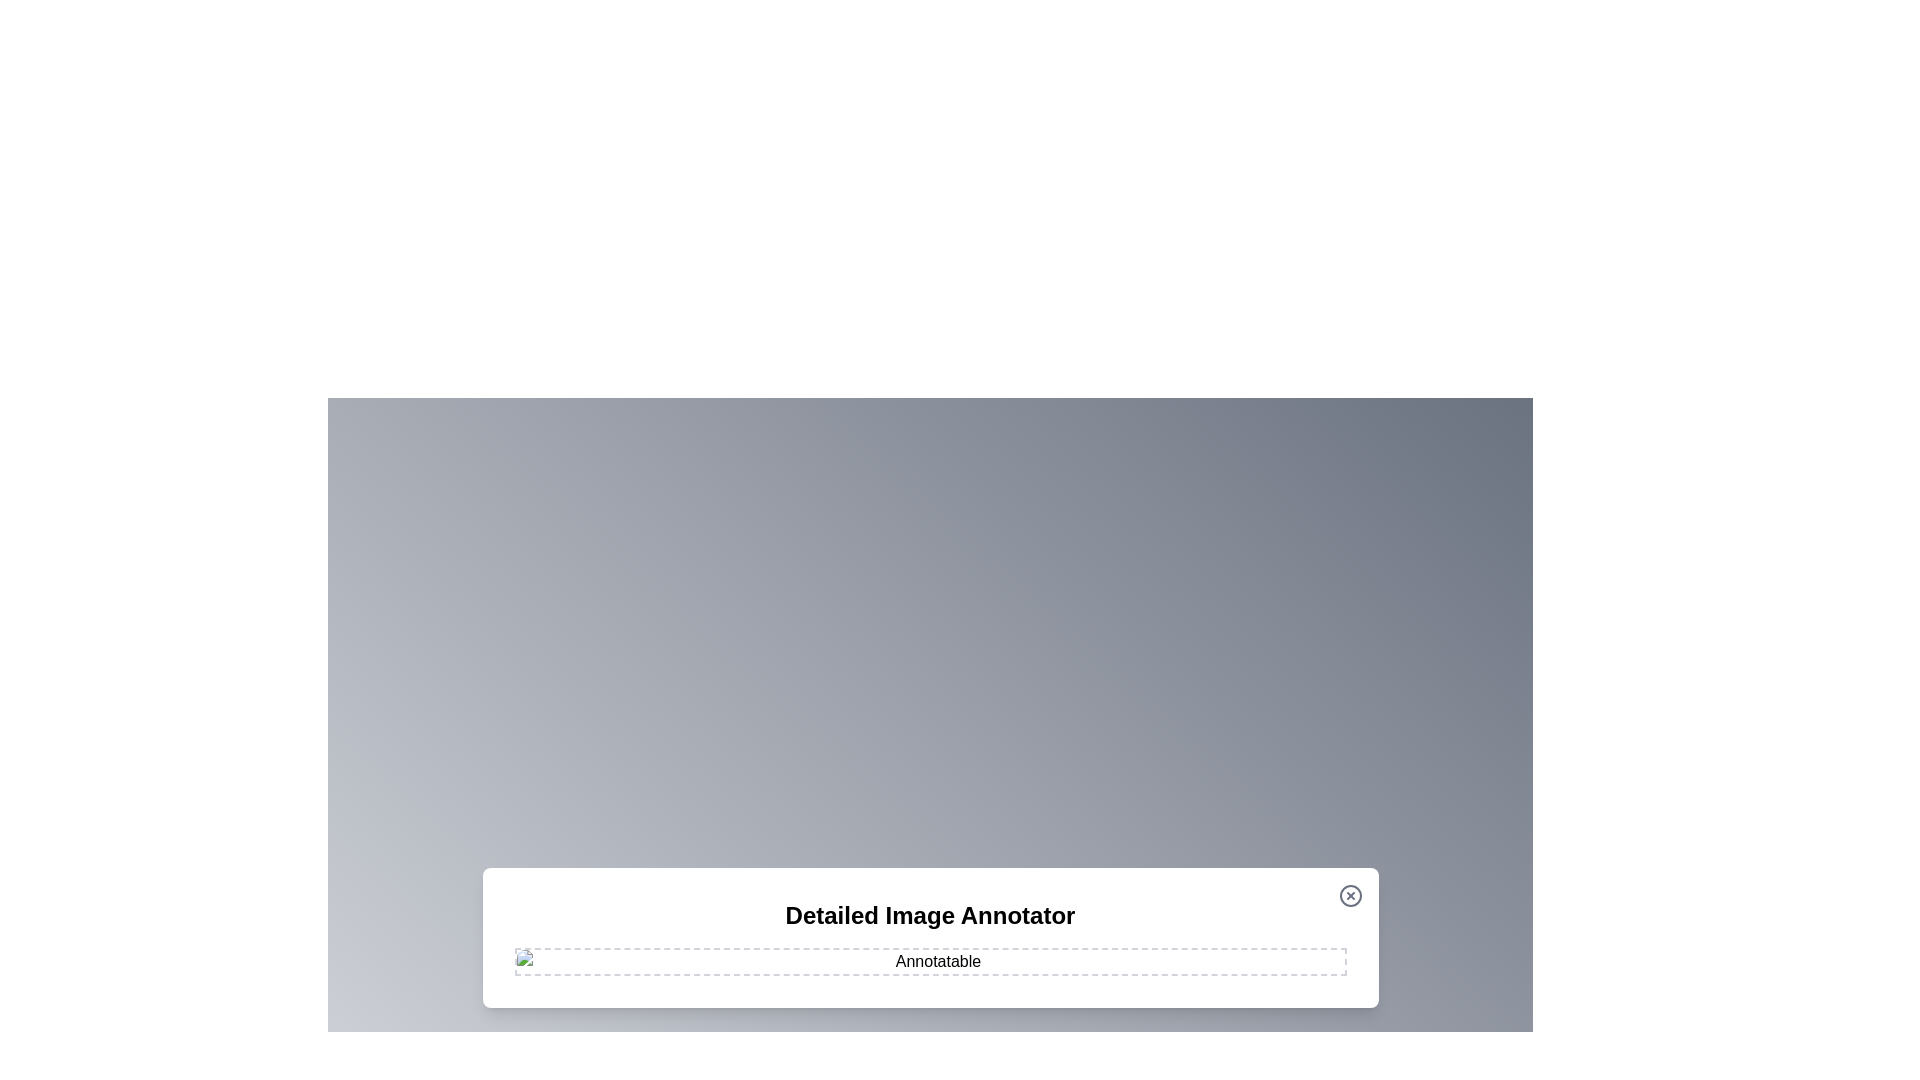 The image size is (1920, 1080). Describe the element at coordinates (612, 956) in the screenshot. I see `the image at coordinates (613, 958) to add an annotation` at that location.